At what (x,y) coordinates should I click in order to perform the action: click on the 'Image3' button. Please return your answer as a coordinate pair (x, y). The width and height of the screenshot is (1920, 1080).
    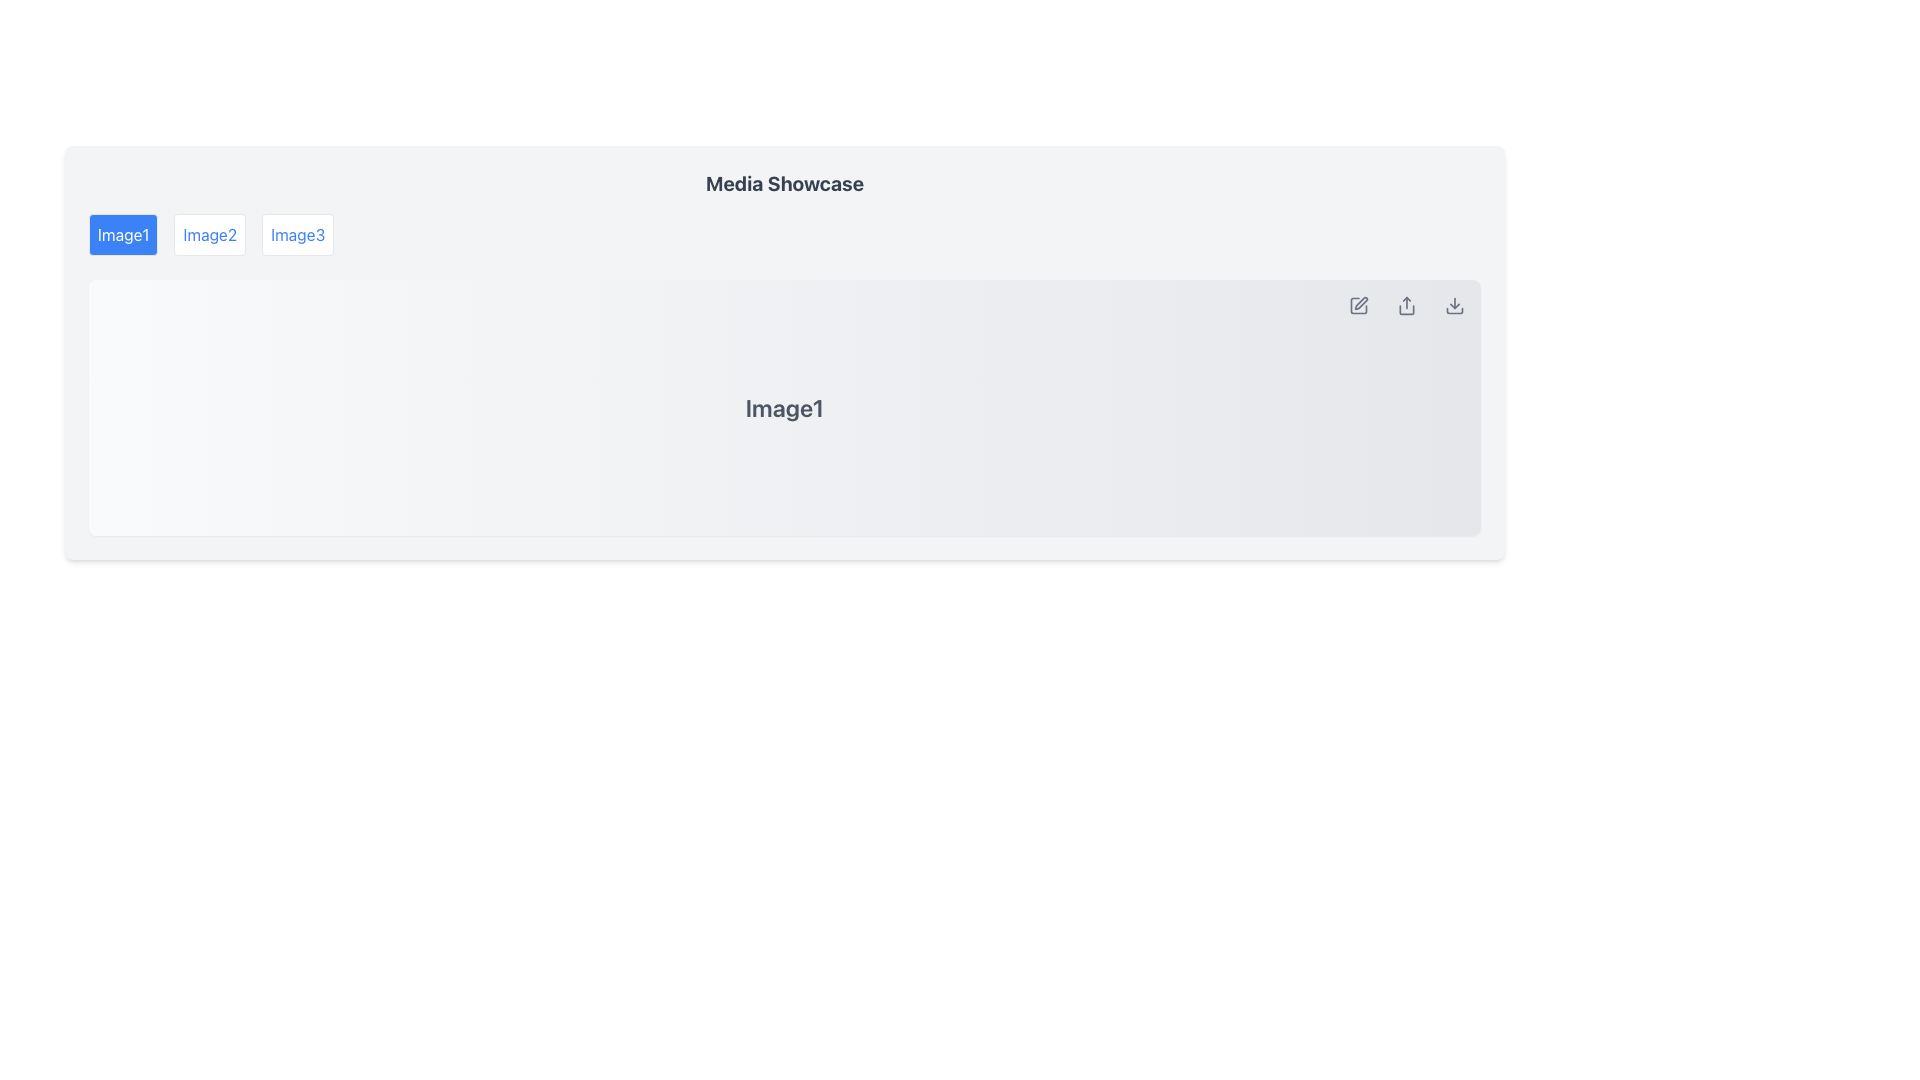
    Looking at the image, I should click on (297, 234).